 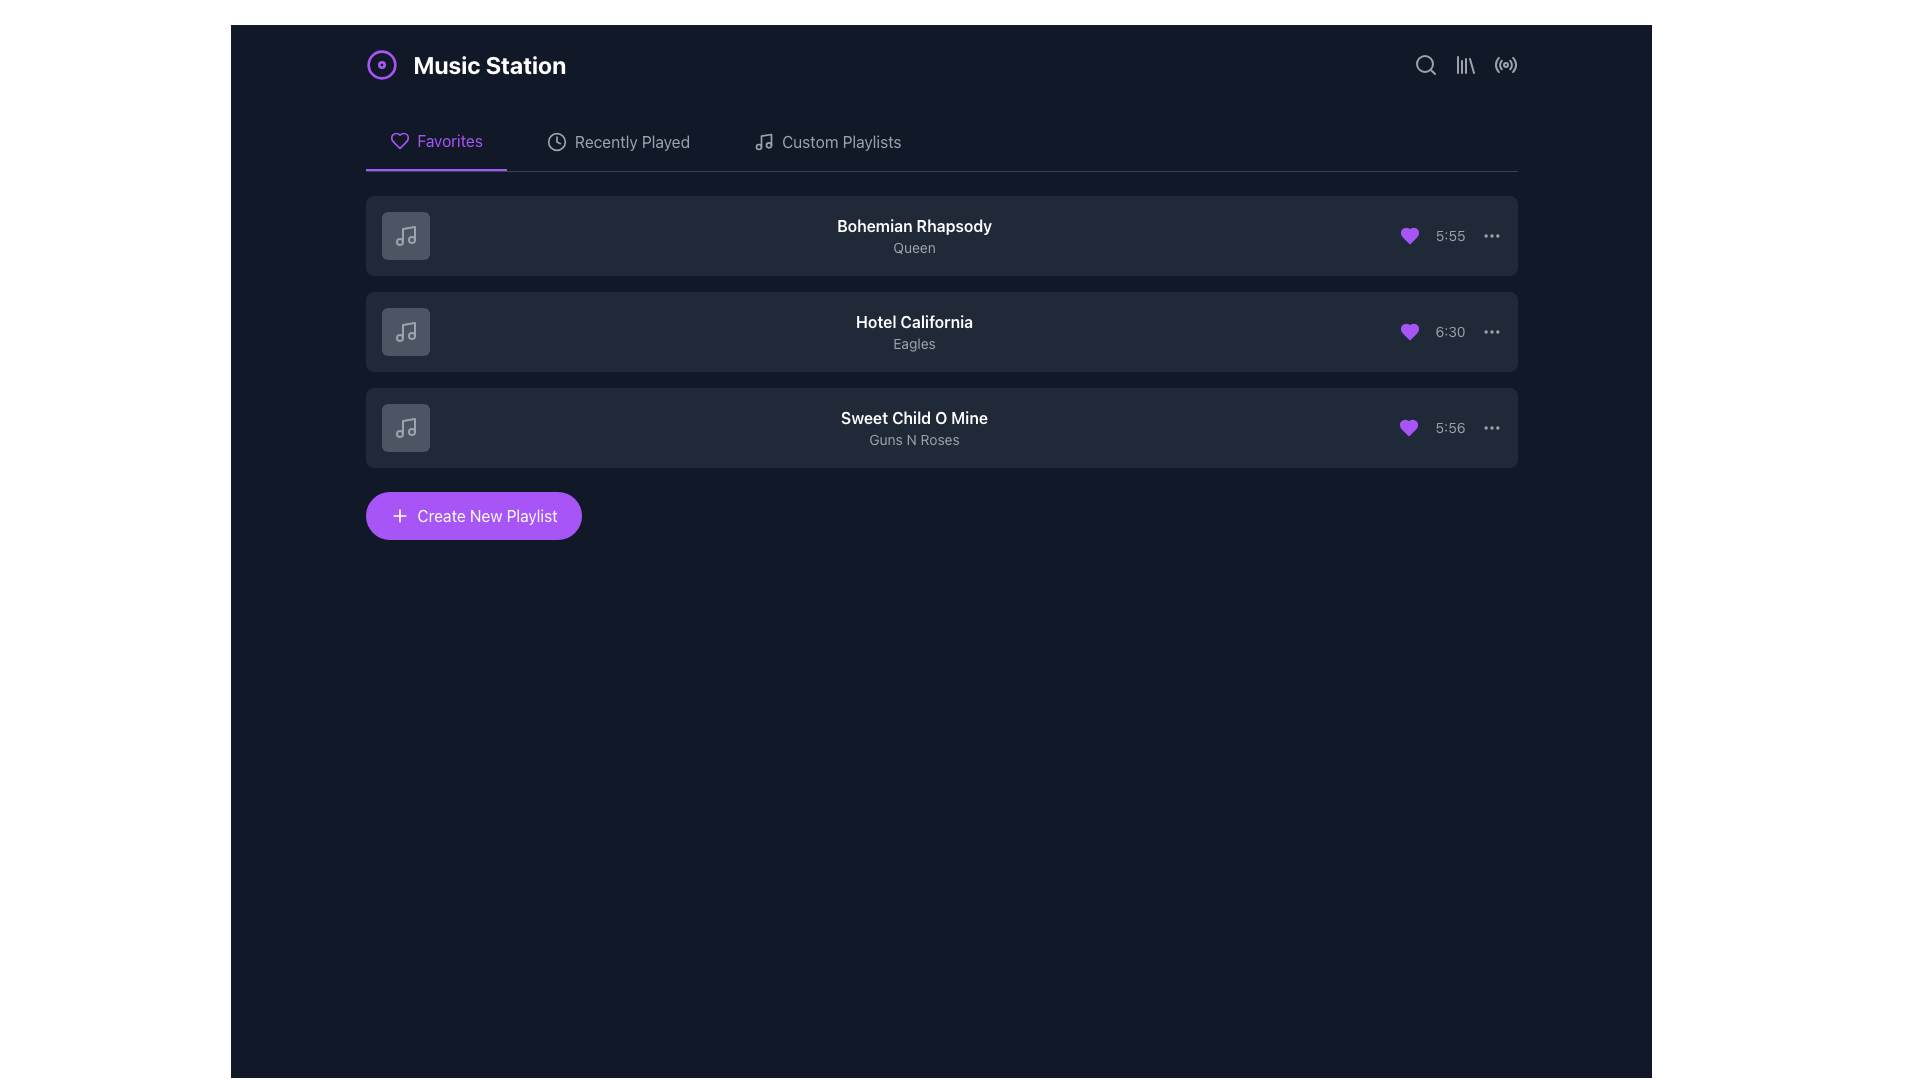 I want to click on the second item in the navigation menu, which is the 'Recently Played' link, so click(x=631, y=141).